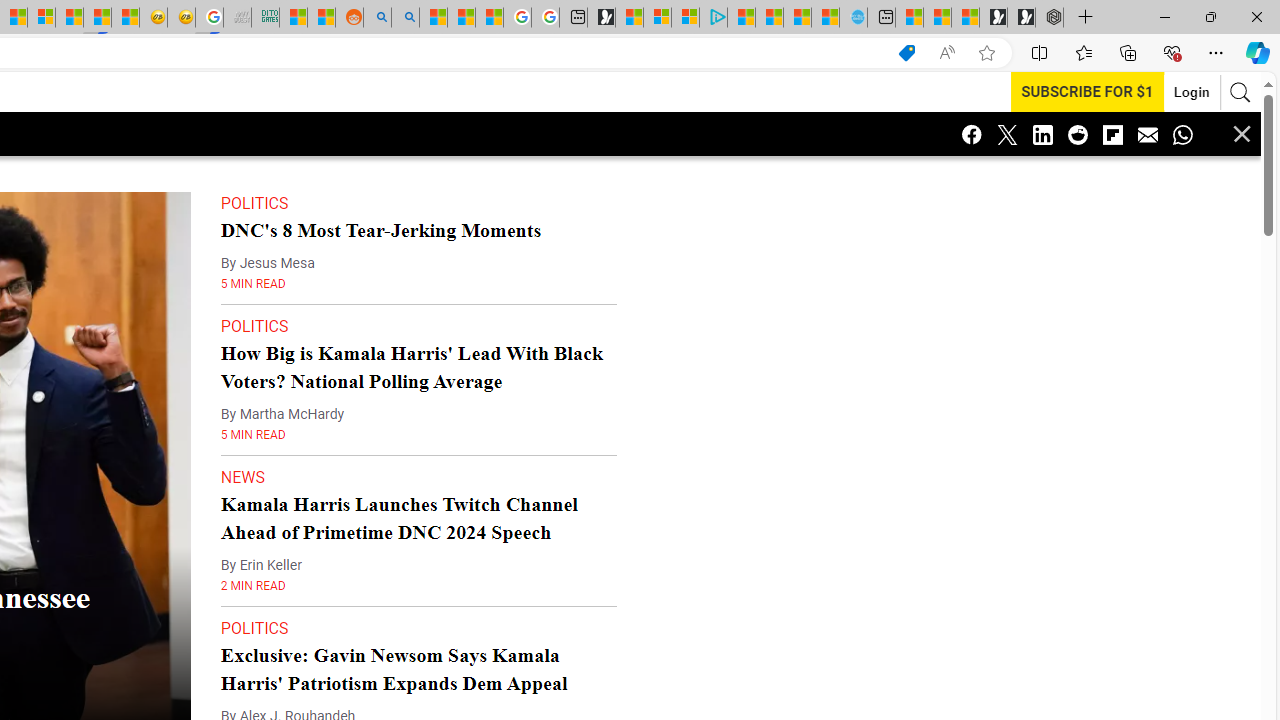  I want to click on 'Shopping in Microsoft Edge', so click(905, 52).